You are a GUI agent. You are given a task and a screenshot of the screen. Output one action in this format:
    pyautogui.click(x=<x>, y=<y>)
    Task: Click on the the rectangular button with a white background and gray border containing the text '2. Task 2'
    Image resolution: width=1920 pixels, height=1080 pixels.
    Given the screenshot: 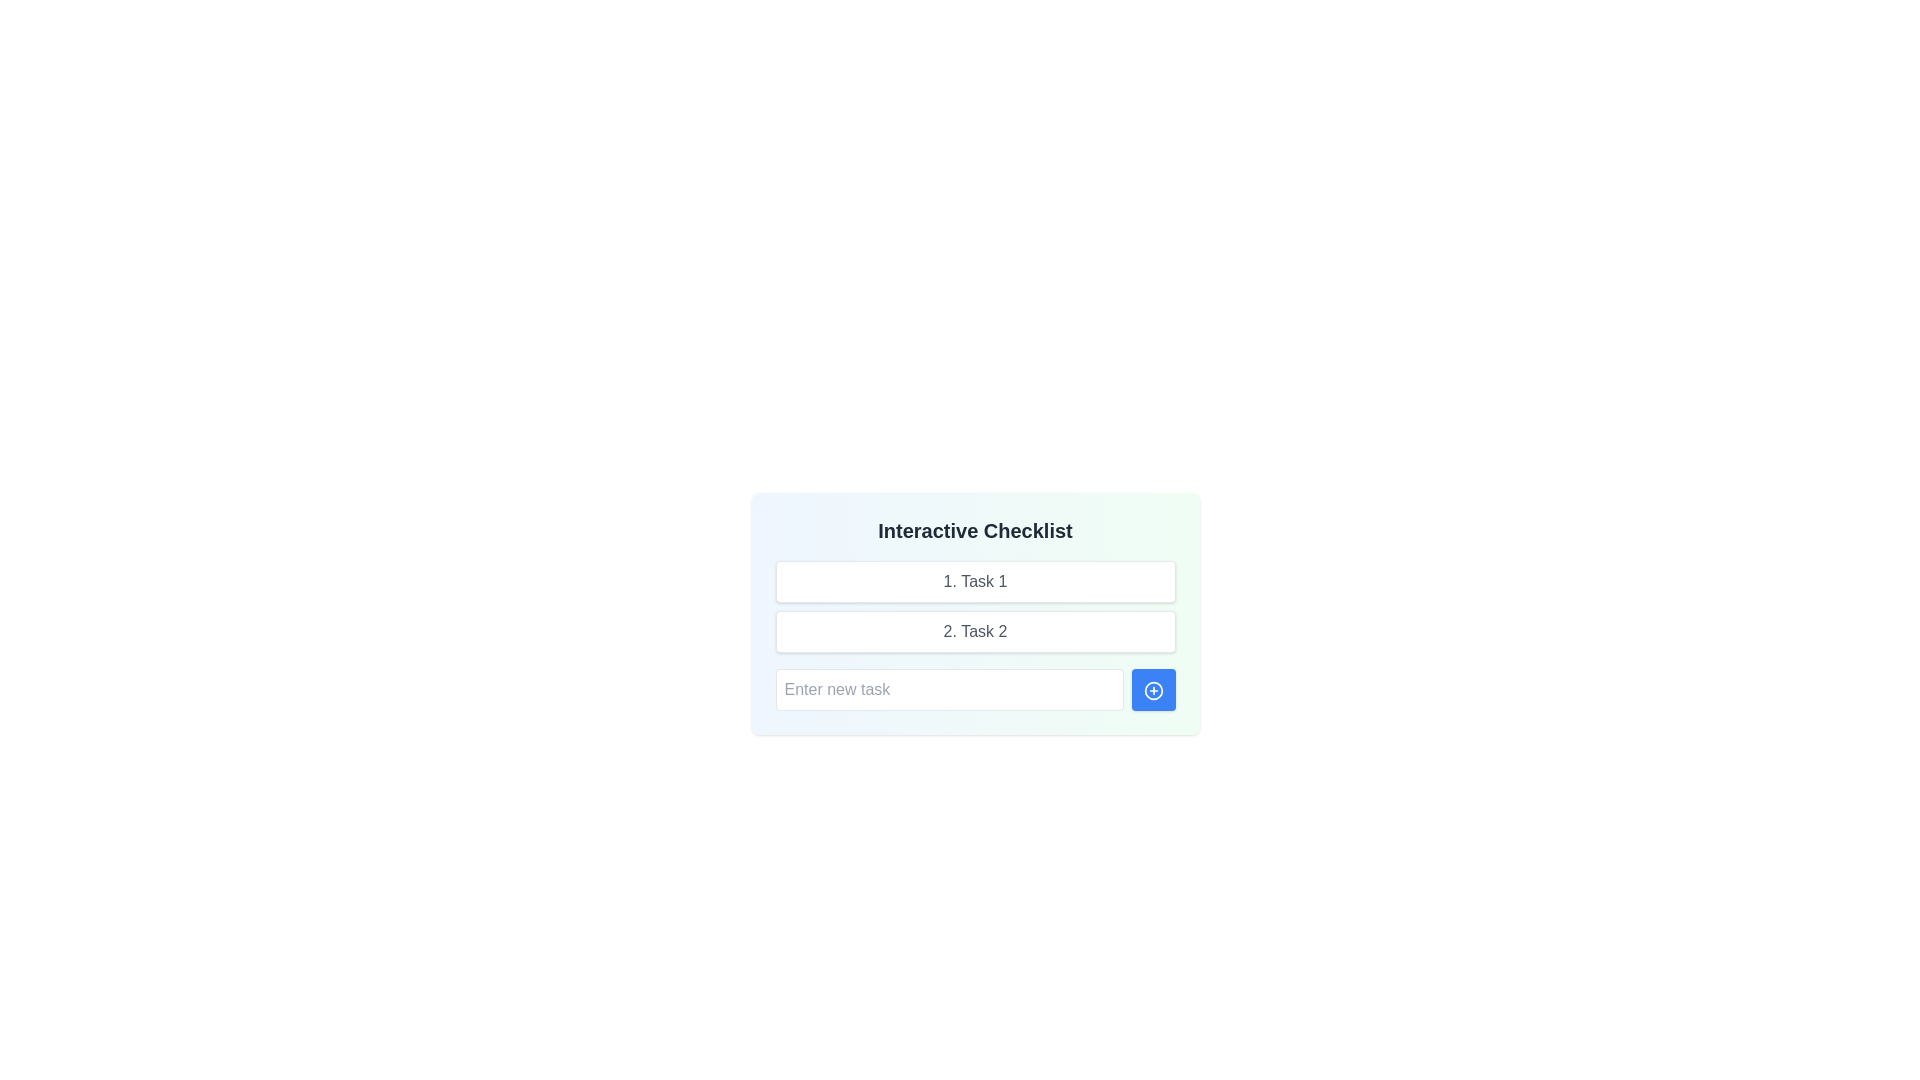 What is the action you would take?
    pyautogui.click(x=975, y=632)
    